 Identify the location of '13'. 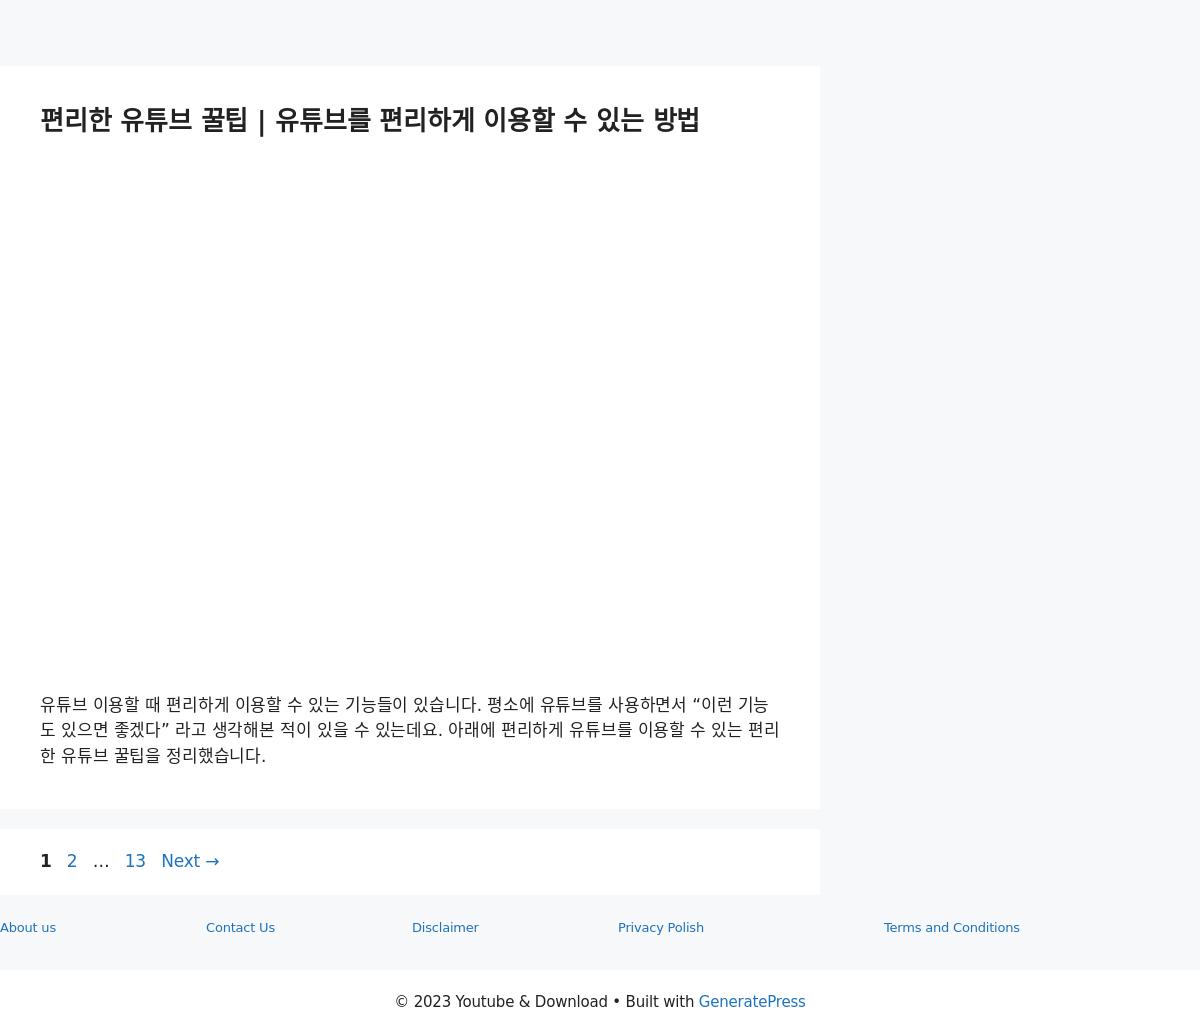
(134, 861).